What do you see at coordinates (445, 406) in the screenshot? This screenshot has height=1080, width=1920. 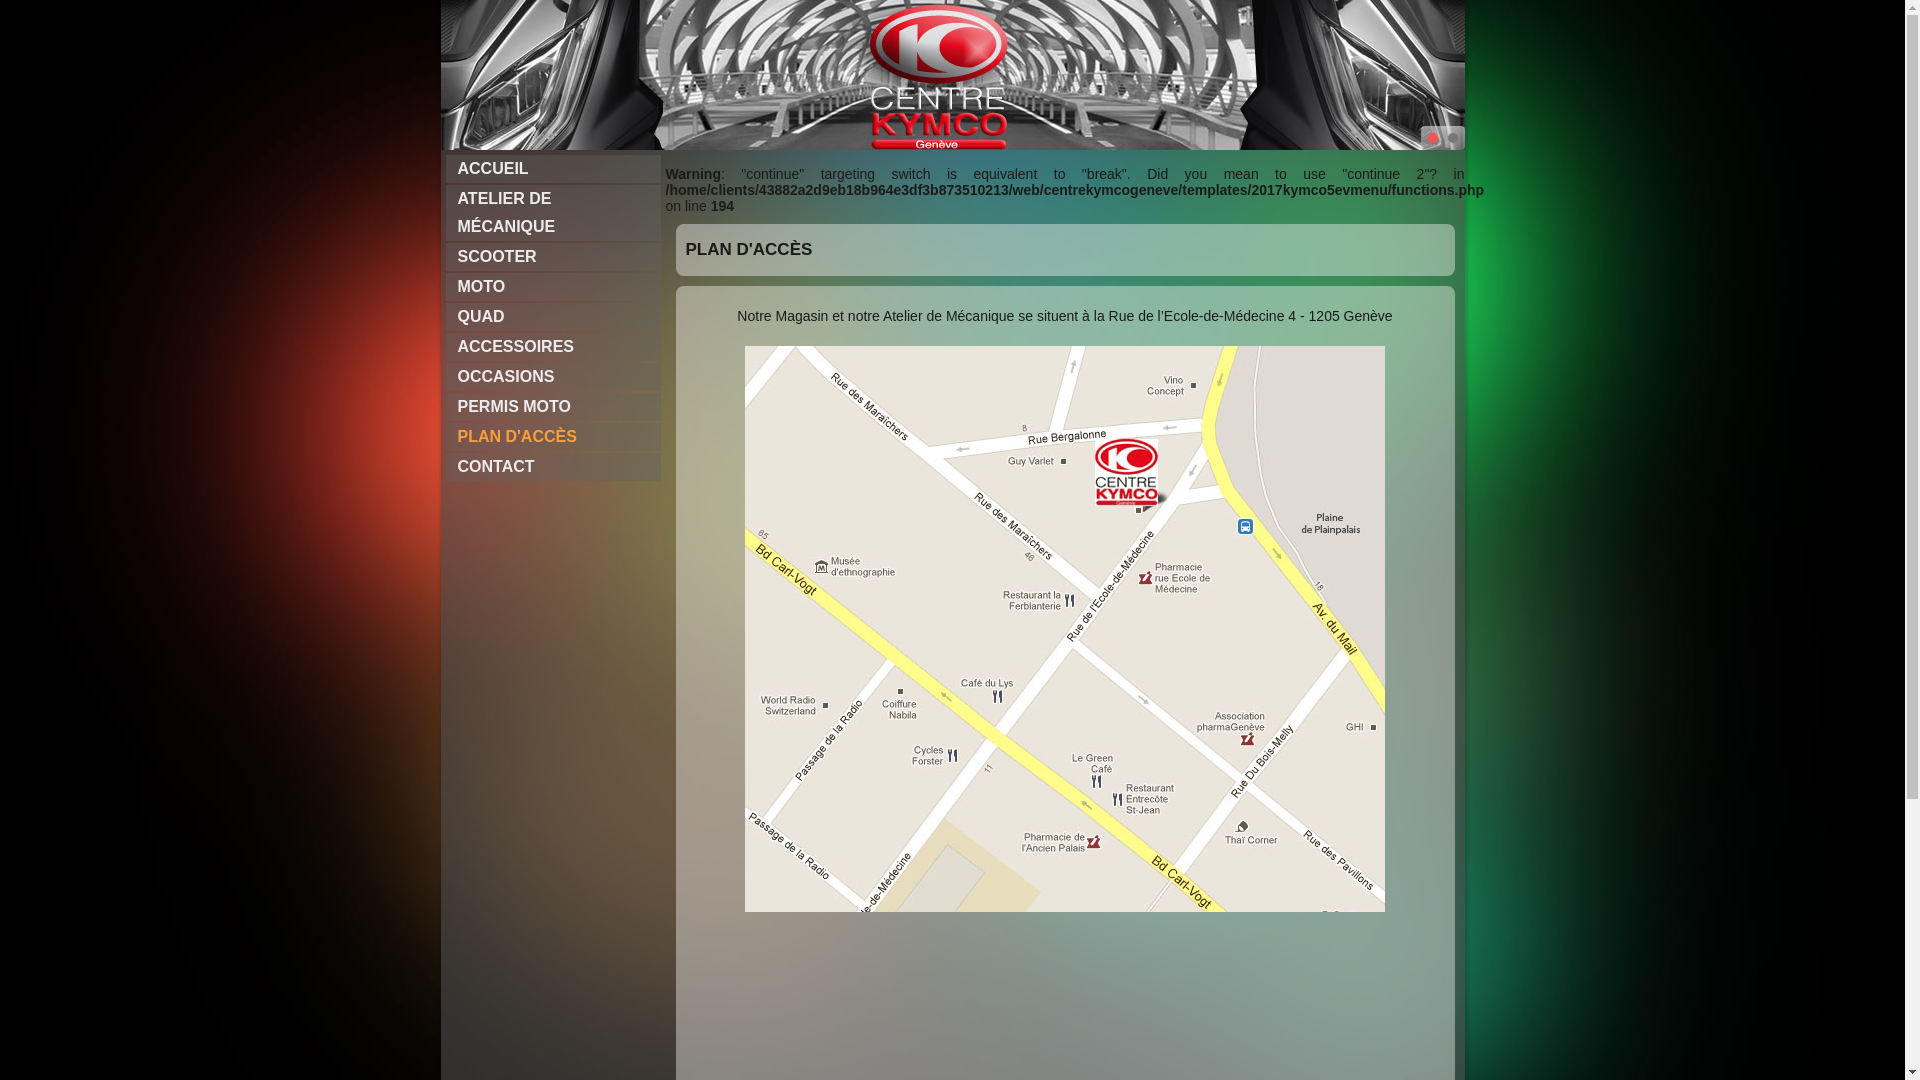 I see `'PERMIS MOTO'` at bounding box center [445, 406].